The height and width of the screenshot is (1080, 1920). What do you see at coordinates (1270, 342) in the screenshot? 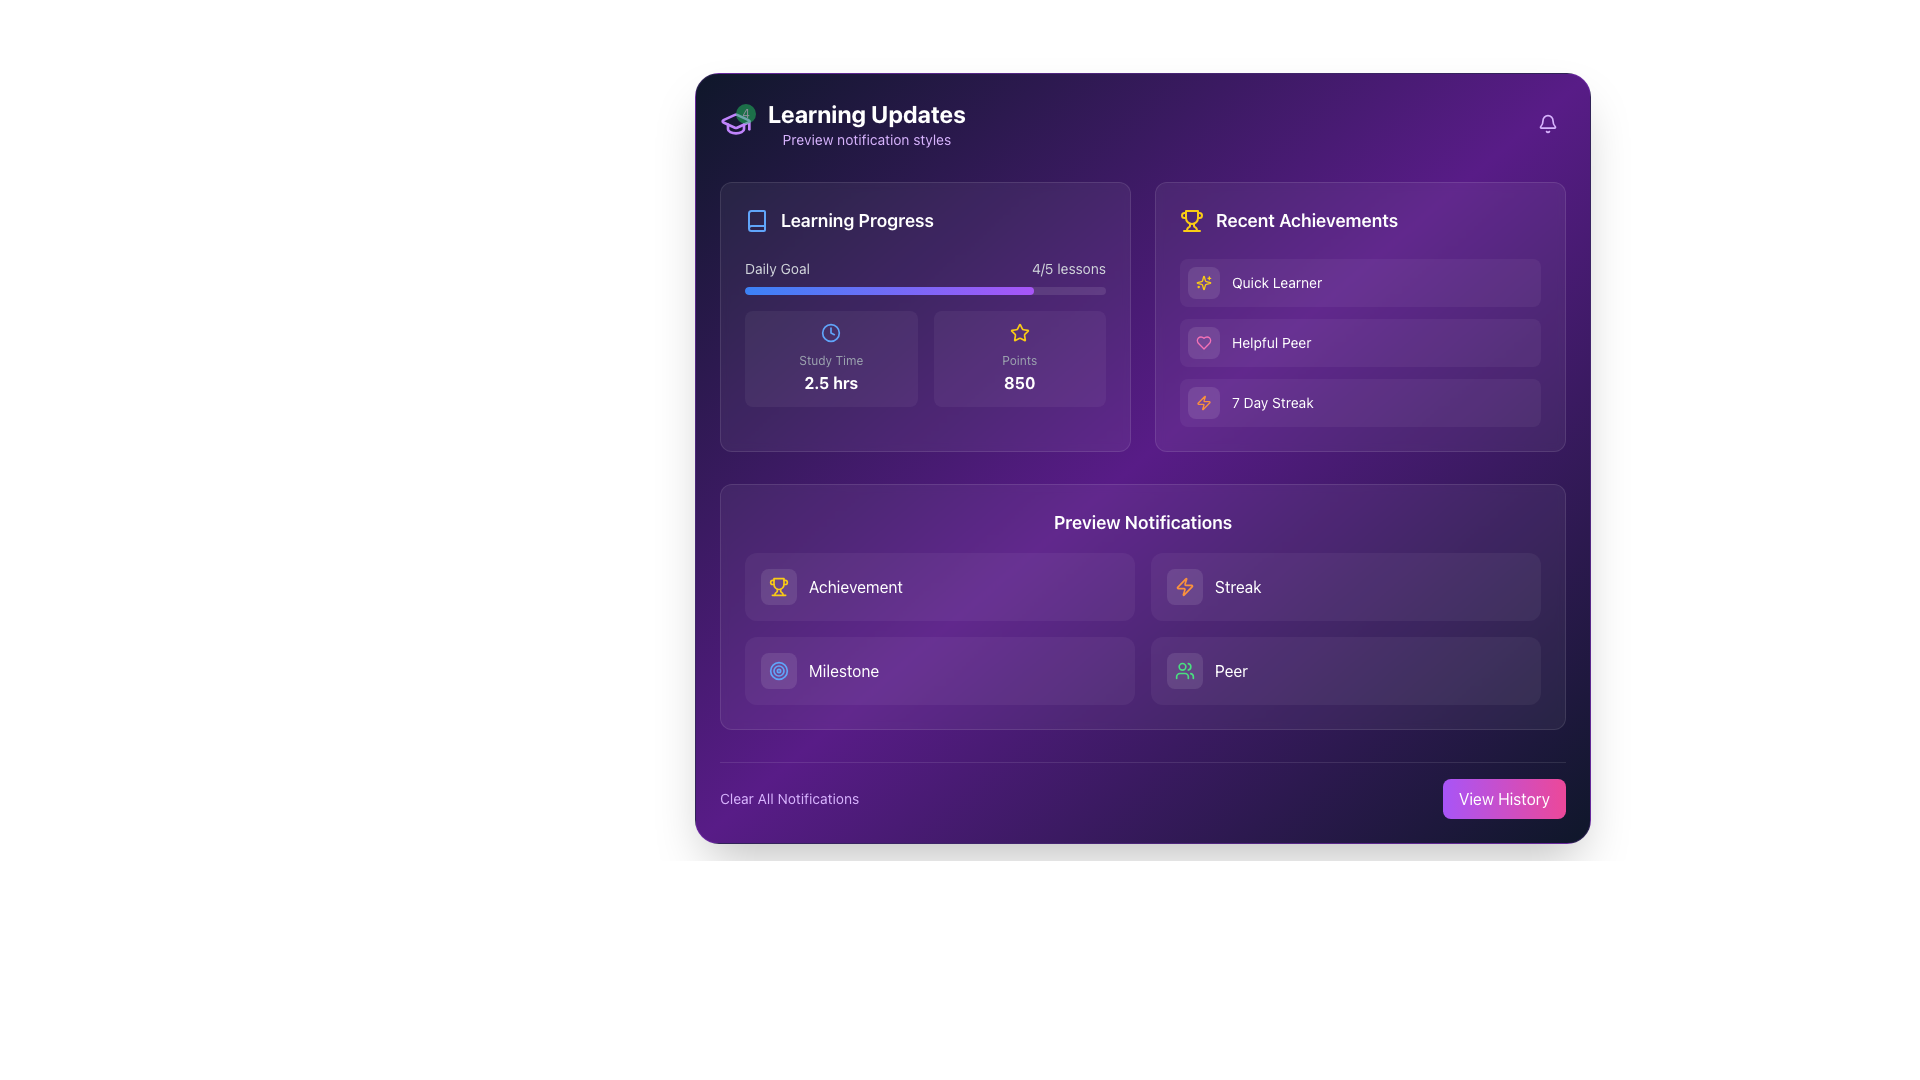
I see `the label that informs users about a specific achievement or category within the interface, which is positioned following an icon in a horizontally-aligned layout` at bounding box center [1270, 342].